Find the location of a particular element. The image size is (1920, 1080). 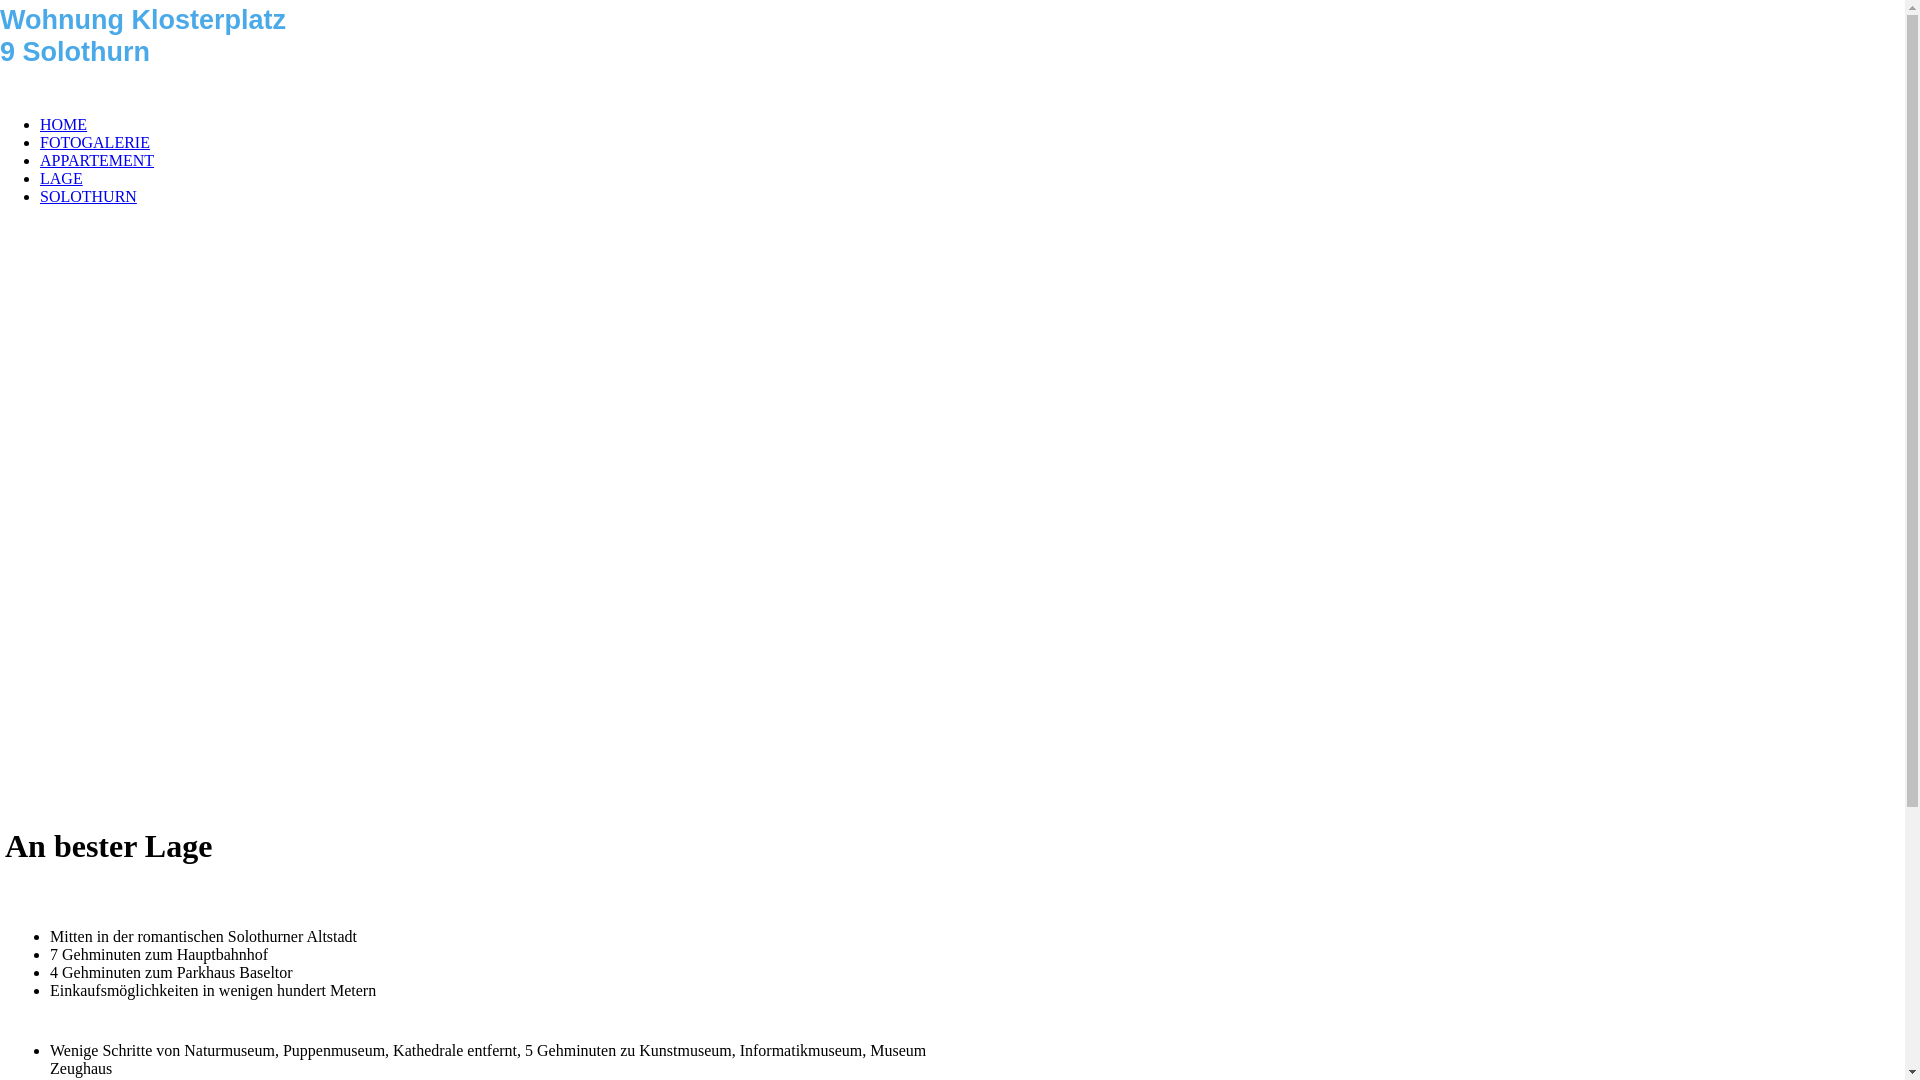

'Wohnung Klosterplatz 9 Solothurn' is located at coordinates (0, 8).